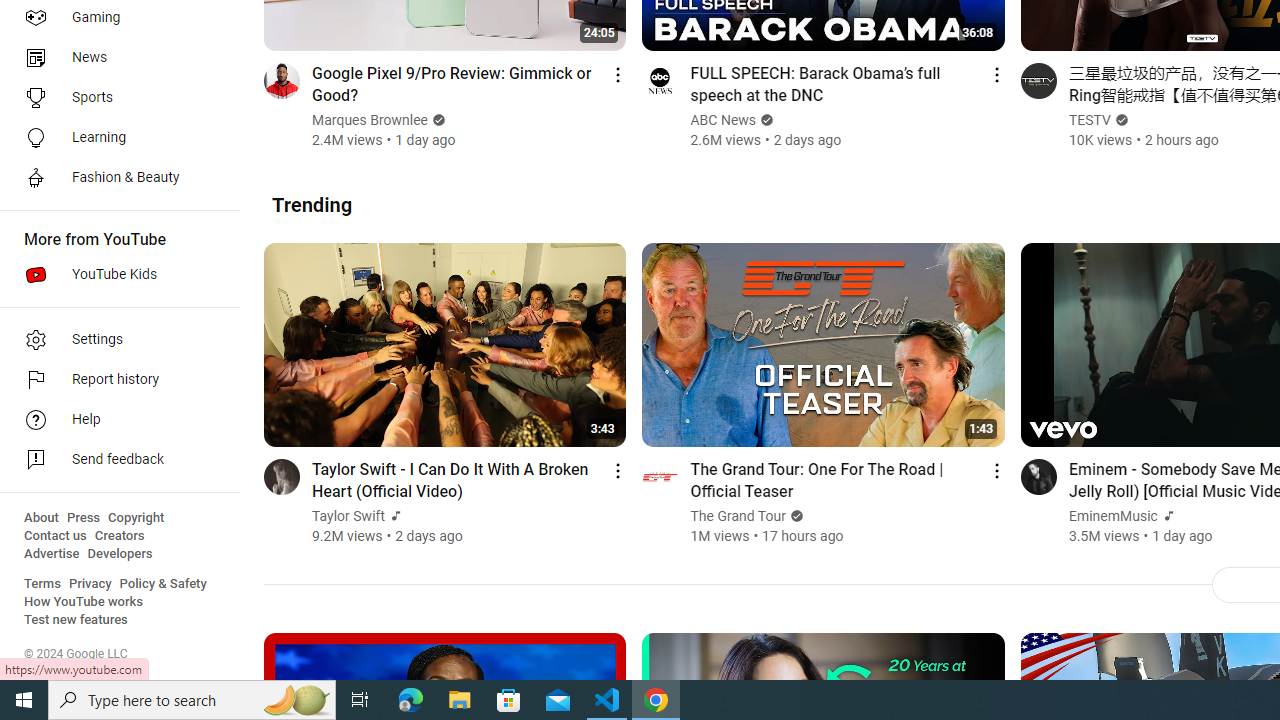 This screenshot has width=1280, height=720. Describe the element at coordinates (135, 517) in the screenshot. I see `'Copyright'` at that location.